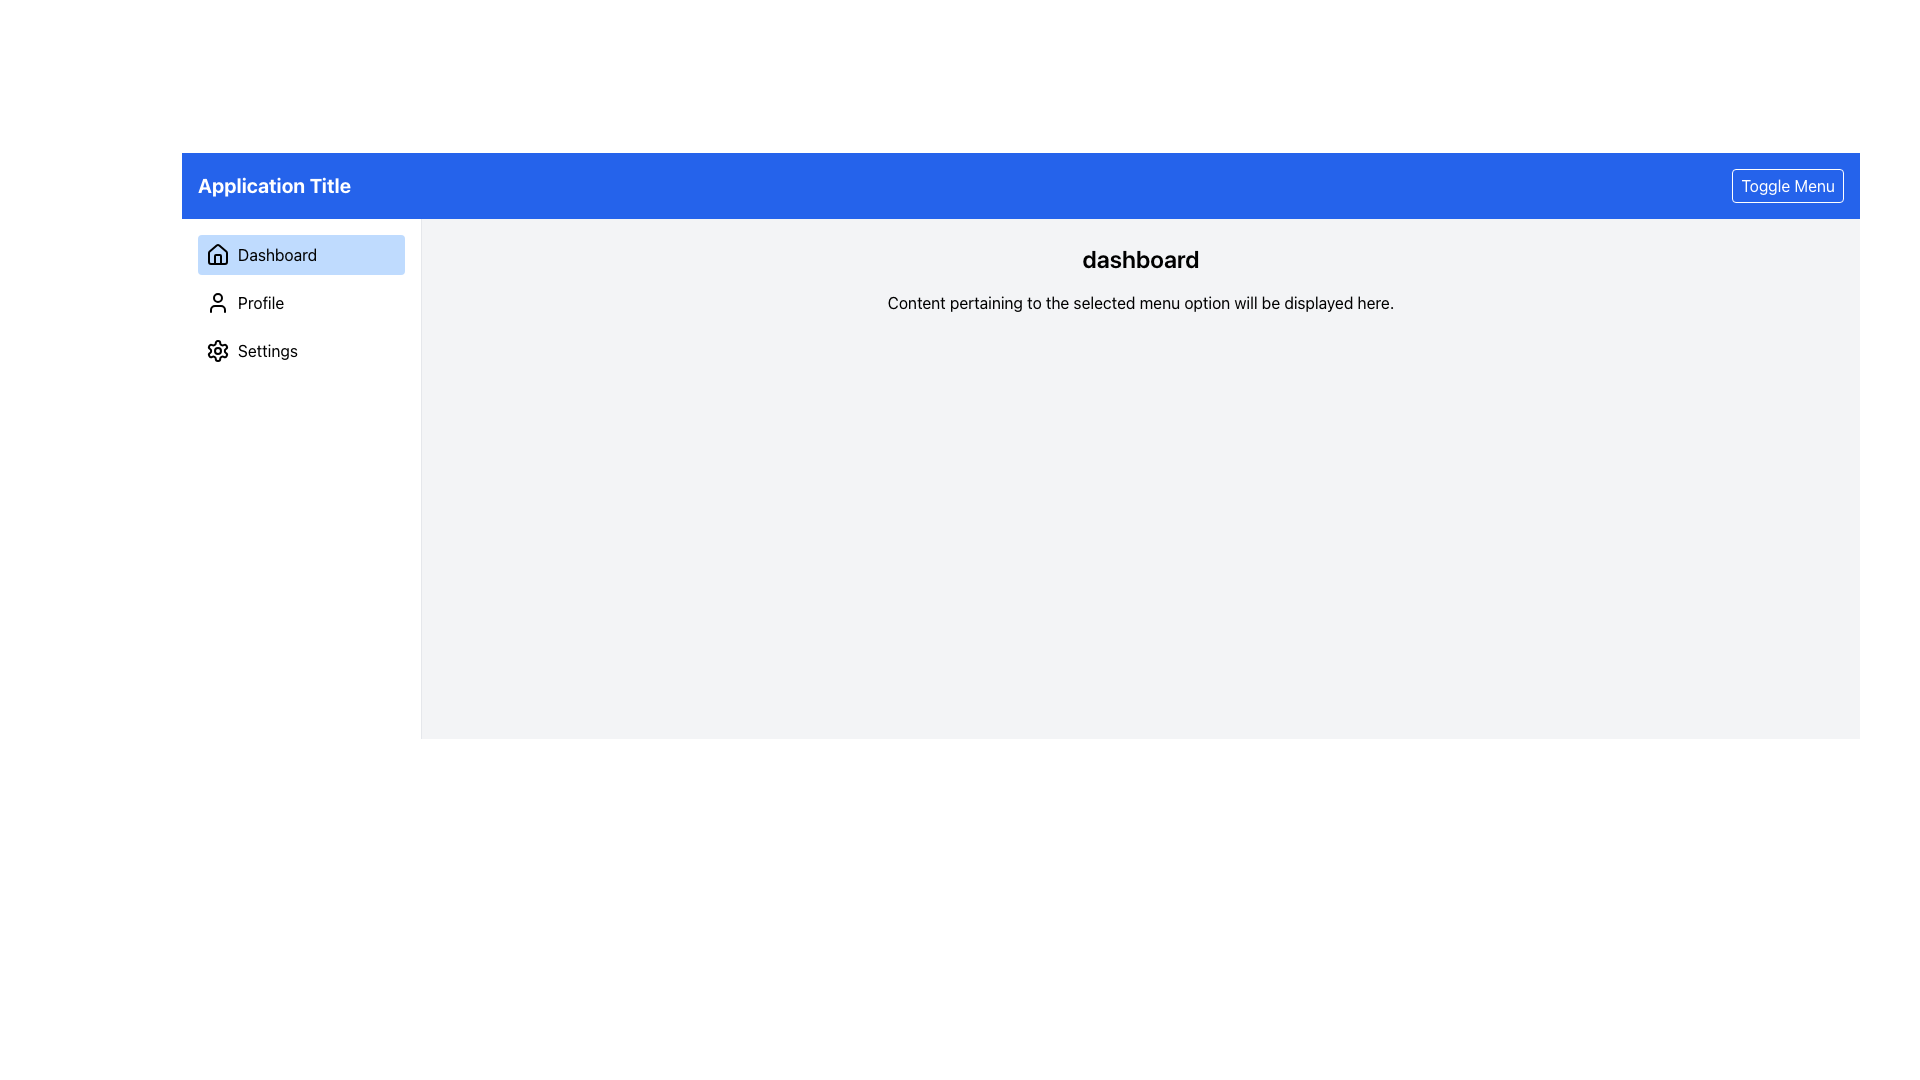  What do you see at coordinates (217, 258) in the screenshot?
I see `the 'Dashboard' icon in the left sidebar navigation menu` at bounding box center [217, 258].